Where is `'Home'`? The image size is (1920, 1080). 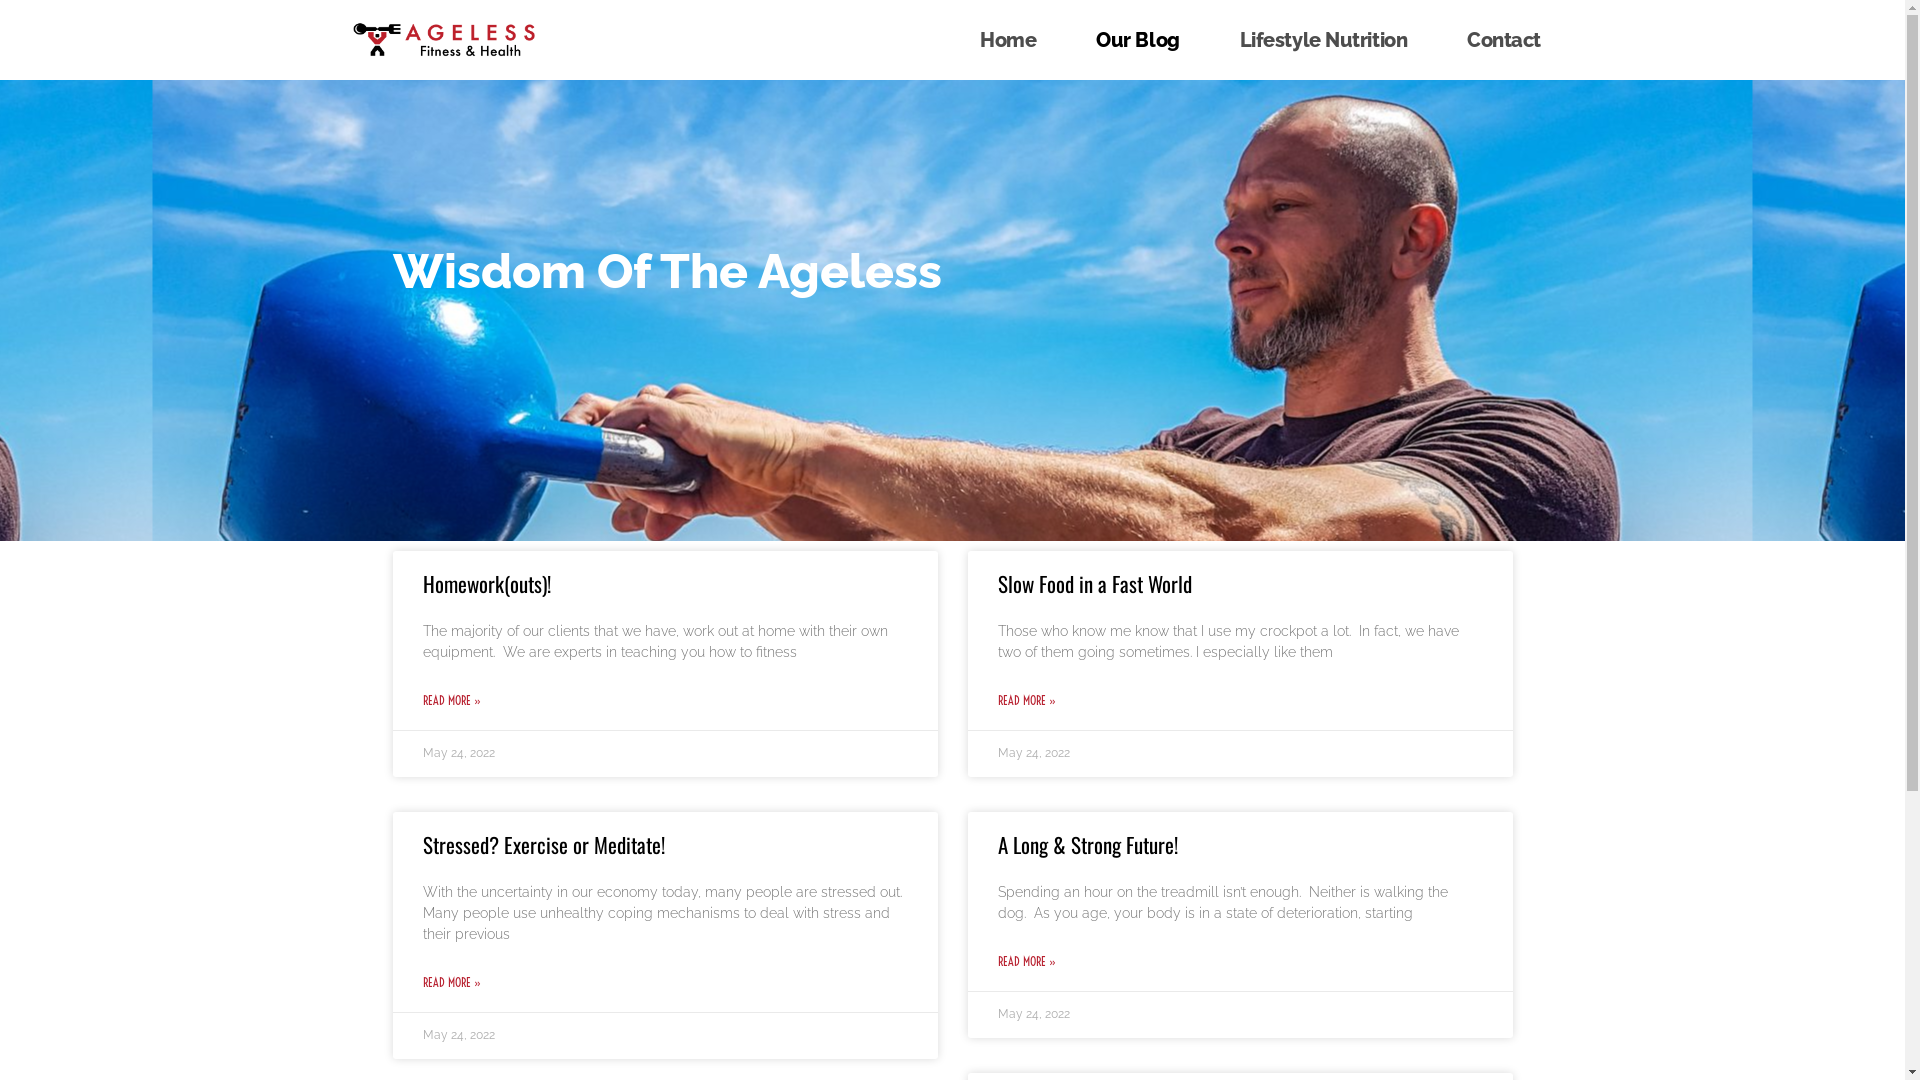
'Home' is located at coordinates (1008, 39).